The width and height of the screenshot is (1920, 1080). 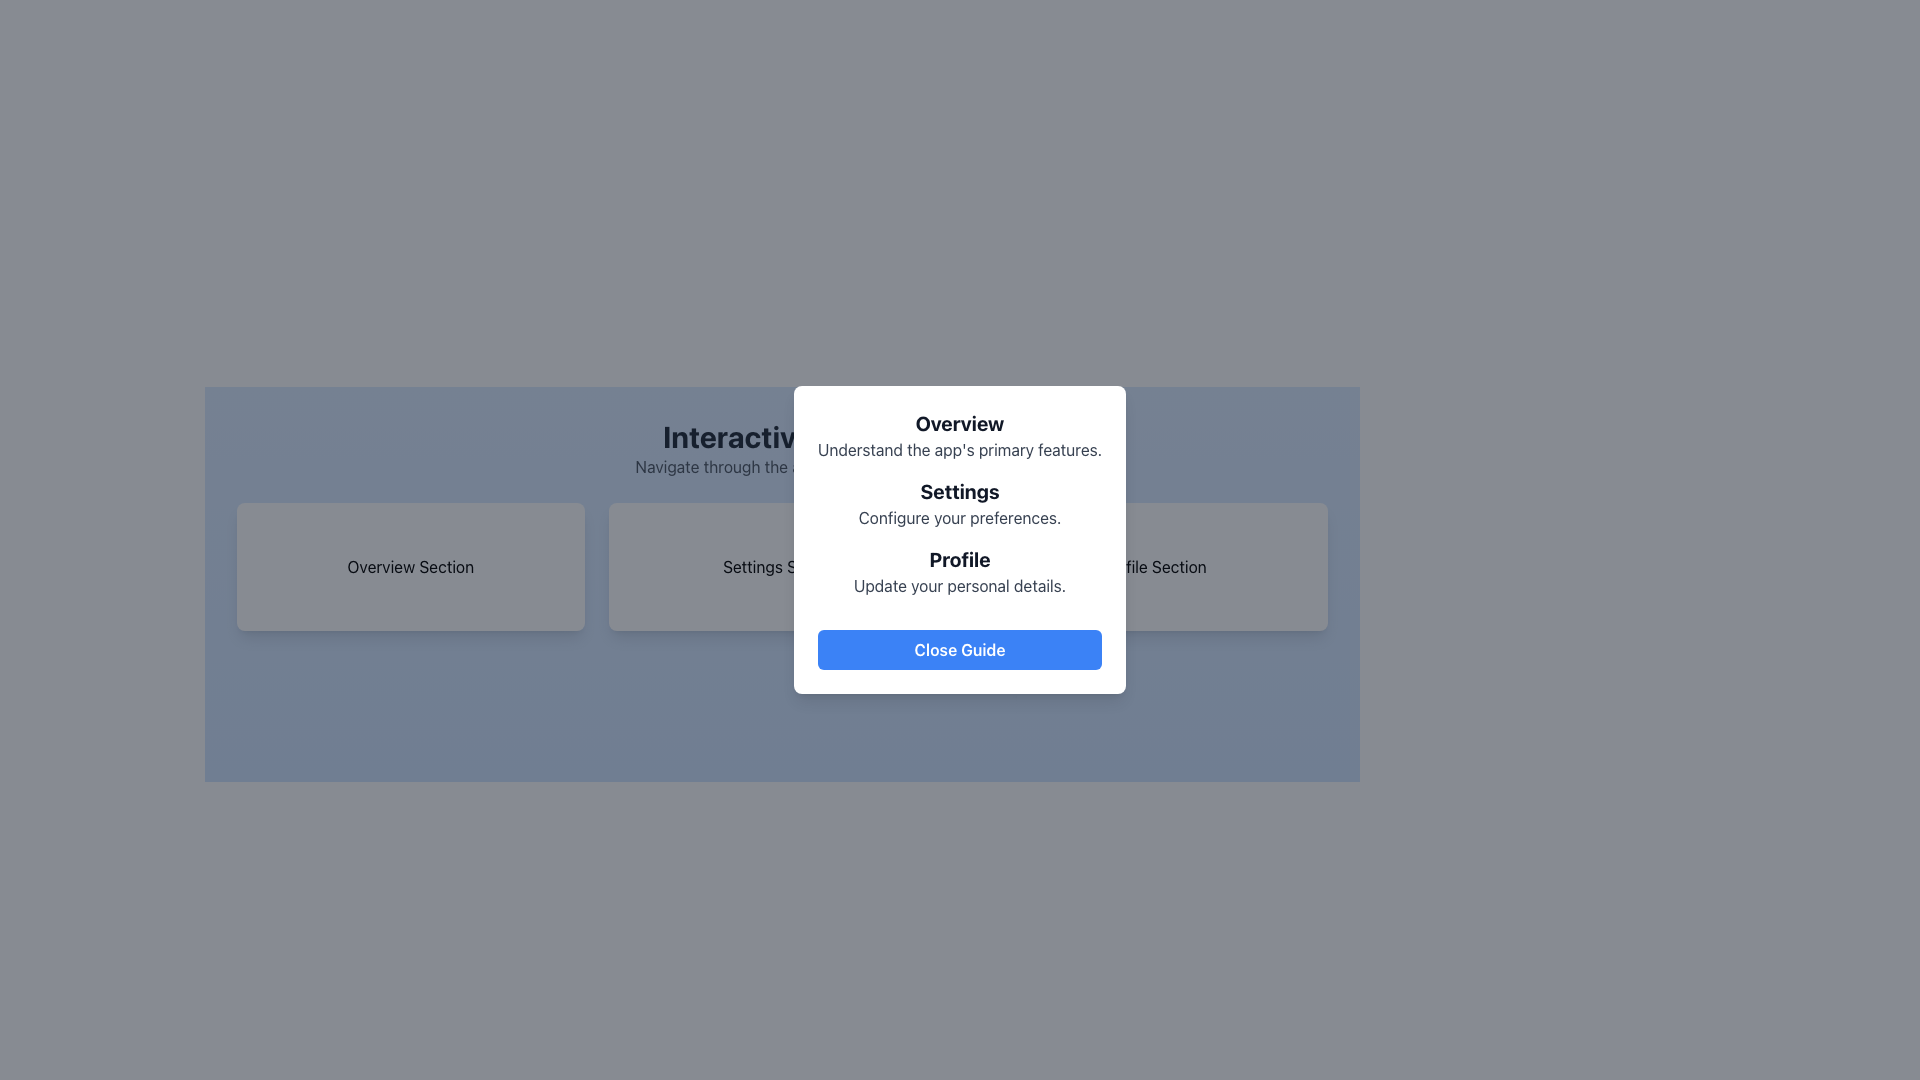 What do you see at coordinates (1154, 567) in the screenshot?
I see `the 'Profile Section' static display card, which is the third card in a horizontal grid layout, located to the right of the 'Settings Section' card` at bounding box center [1154, 567].